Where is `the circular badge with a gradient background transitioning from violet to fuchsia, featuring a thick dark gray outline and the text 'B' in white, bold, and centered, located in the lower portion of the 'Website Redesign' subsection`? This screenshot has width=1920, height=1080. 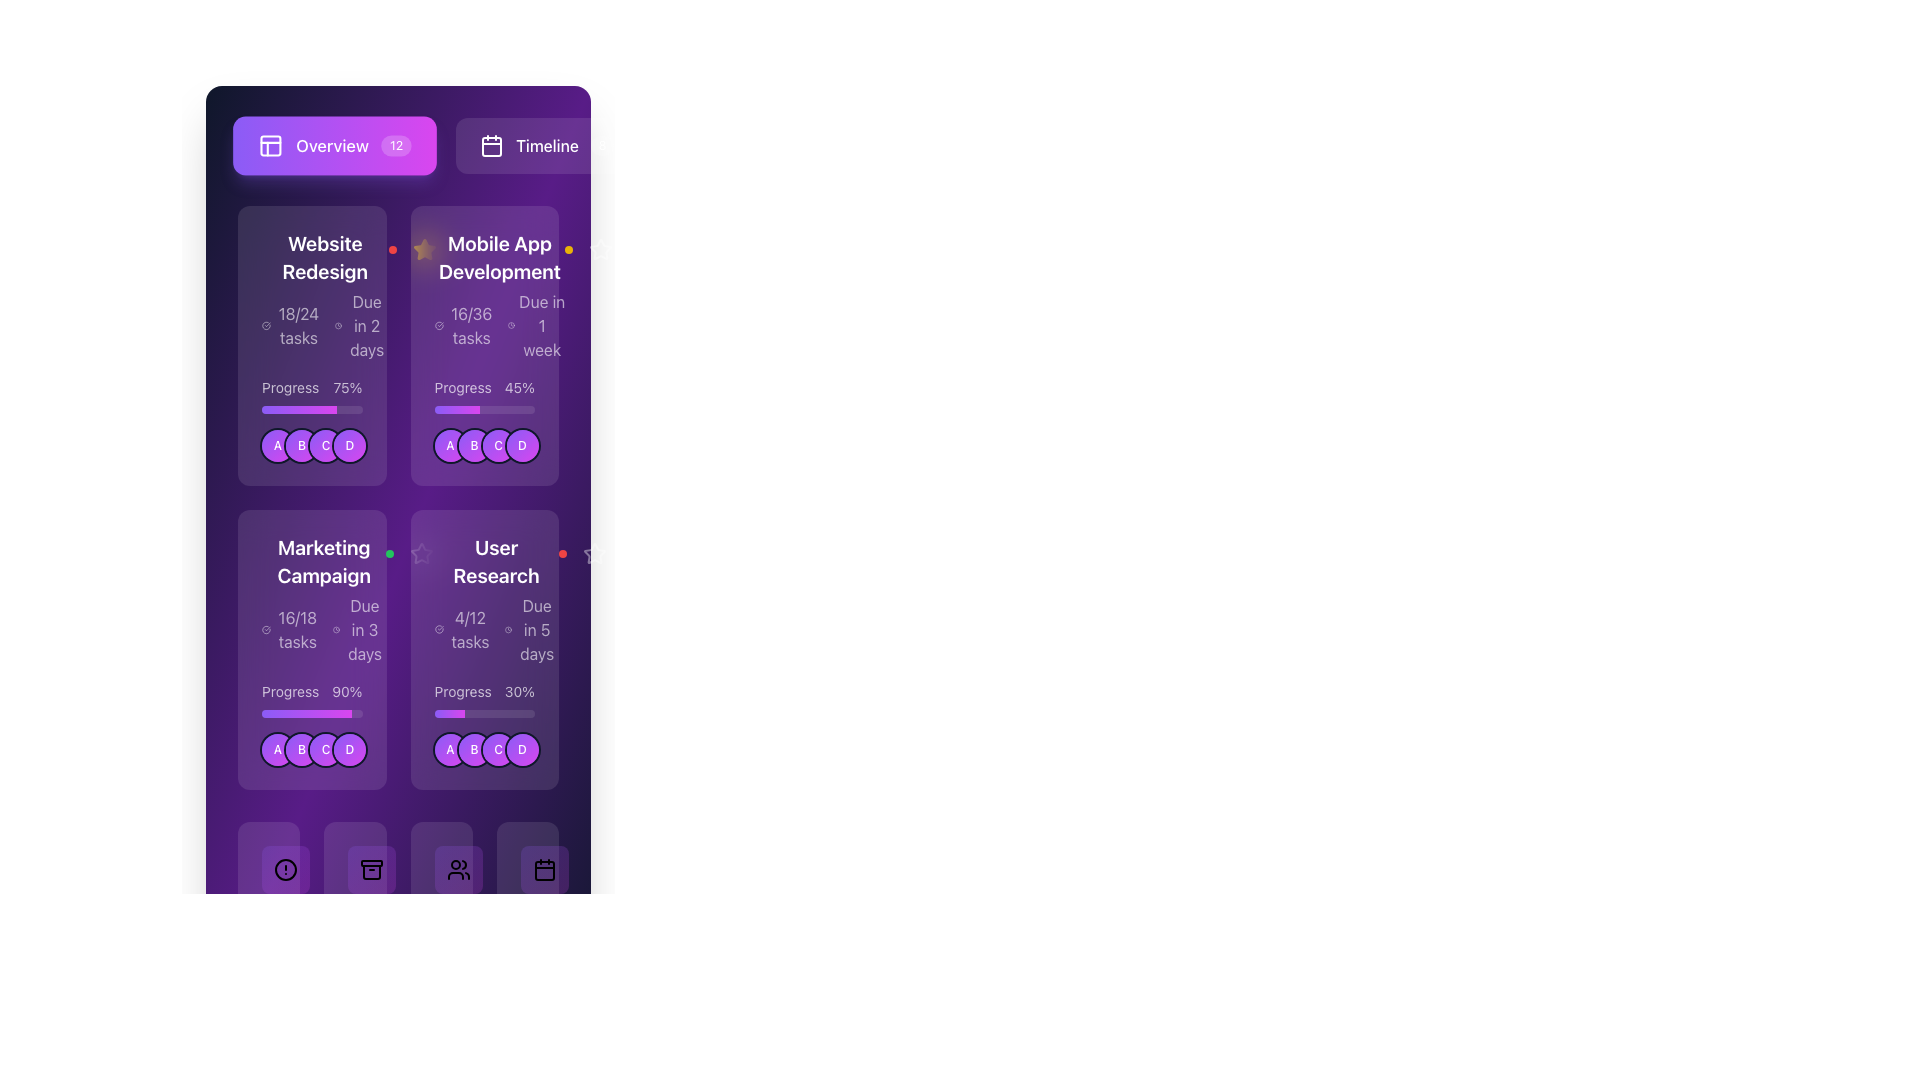
the circular badge with a gradient background transitioning from violet to fuchsia, featuring a thick dark gray outline and the text 'B' in white, bold, and centered, located in the lower portion of the 'Website Redesign' subsection is located at coordinates (301, 445).